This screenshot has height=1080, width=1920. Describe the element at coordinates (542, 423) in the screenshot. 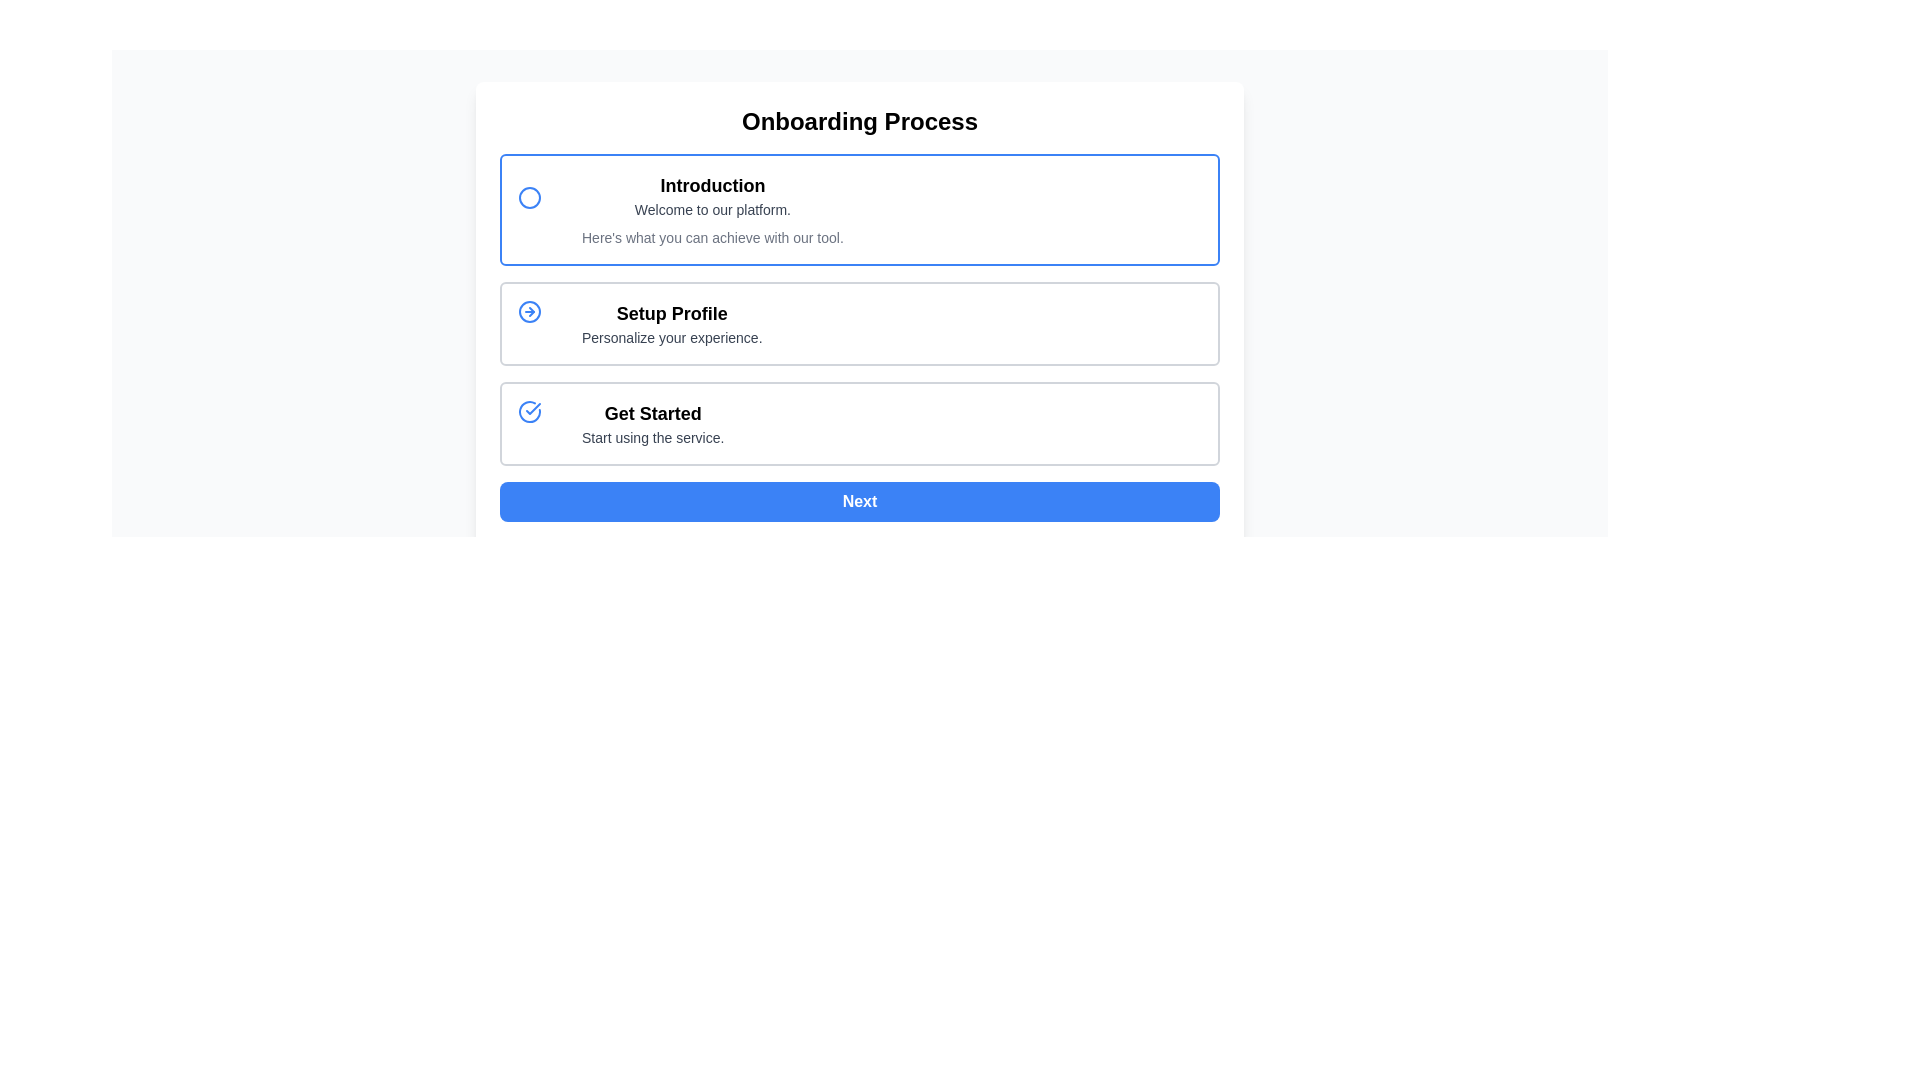

I see `the visual state of the circular icon with a blue outline and a checkmark inside, located at the top-left corner of the 'Get Started' card` at that location.